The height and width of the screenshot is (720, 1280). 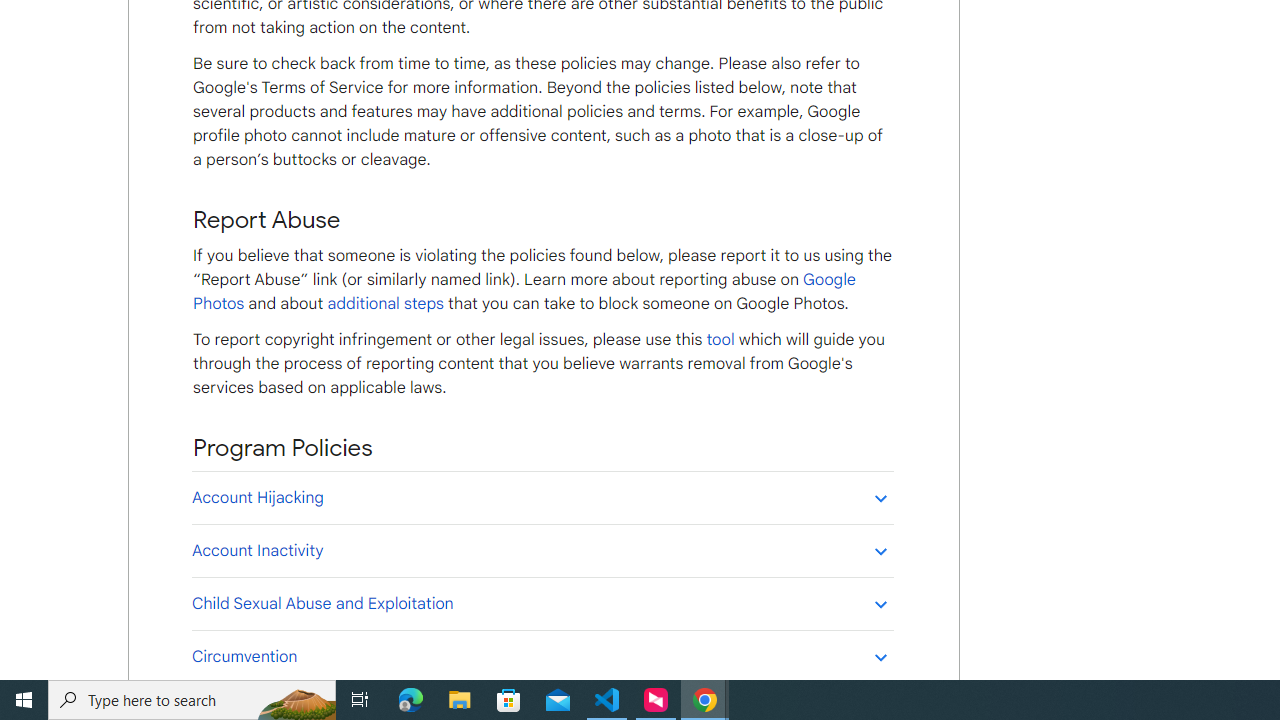 What do you see at coordinates (542, 602) in the screenshot?
I see `'Child Sexual Abuse and Exploitation'` at bounding box center [542, 602].